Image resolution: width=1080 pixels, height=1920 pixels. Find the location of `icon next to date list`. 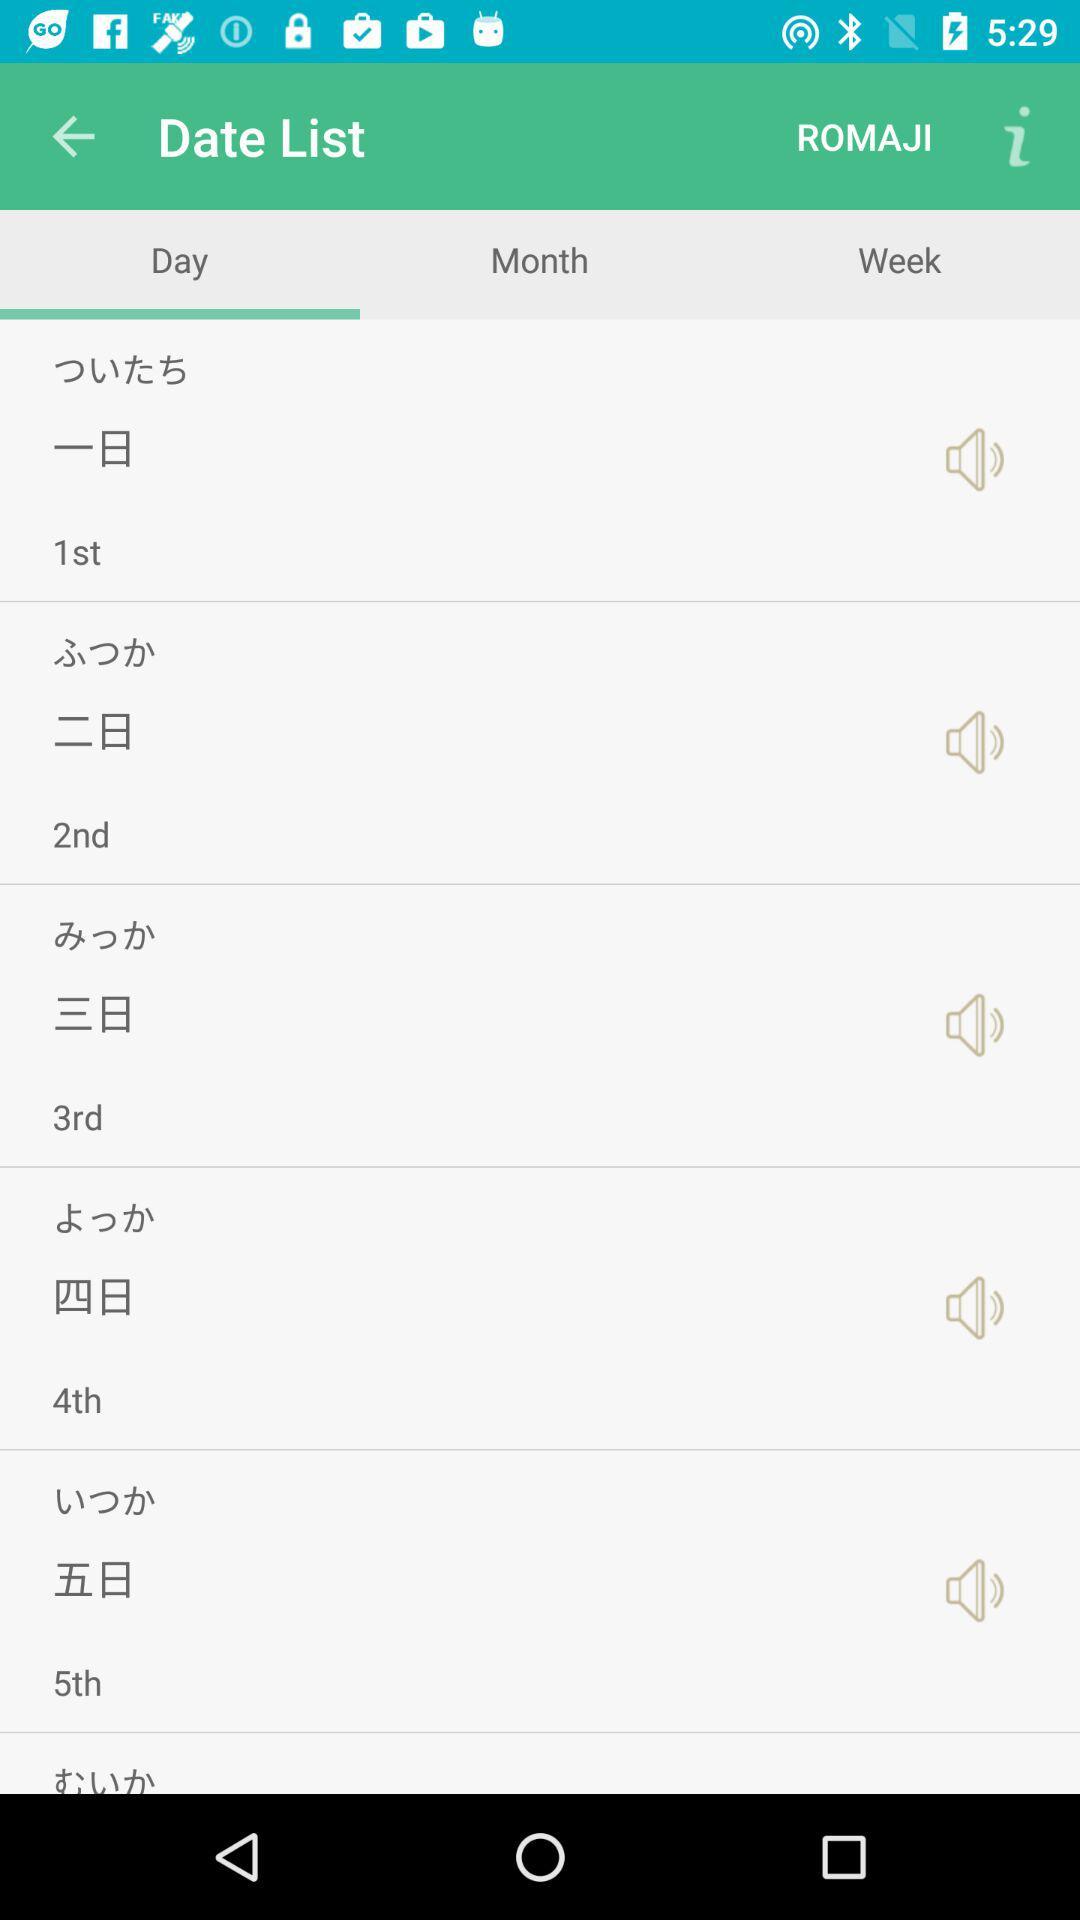

icon next to date list is located at coordinates (72, 135).